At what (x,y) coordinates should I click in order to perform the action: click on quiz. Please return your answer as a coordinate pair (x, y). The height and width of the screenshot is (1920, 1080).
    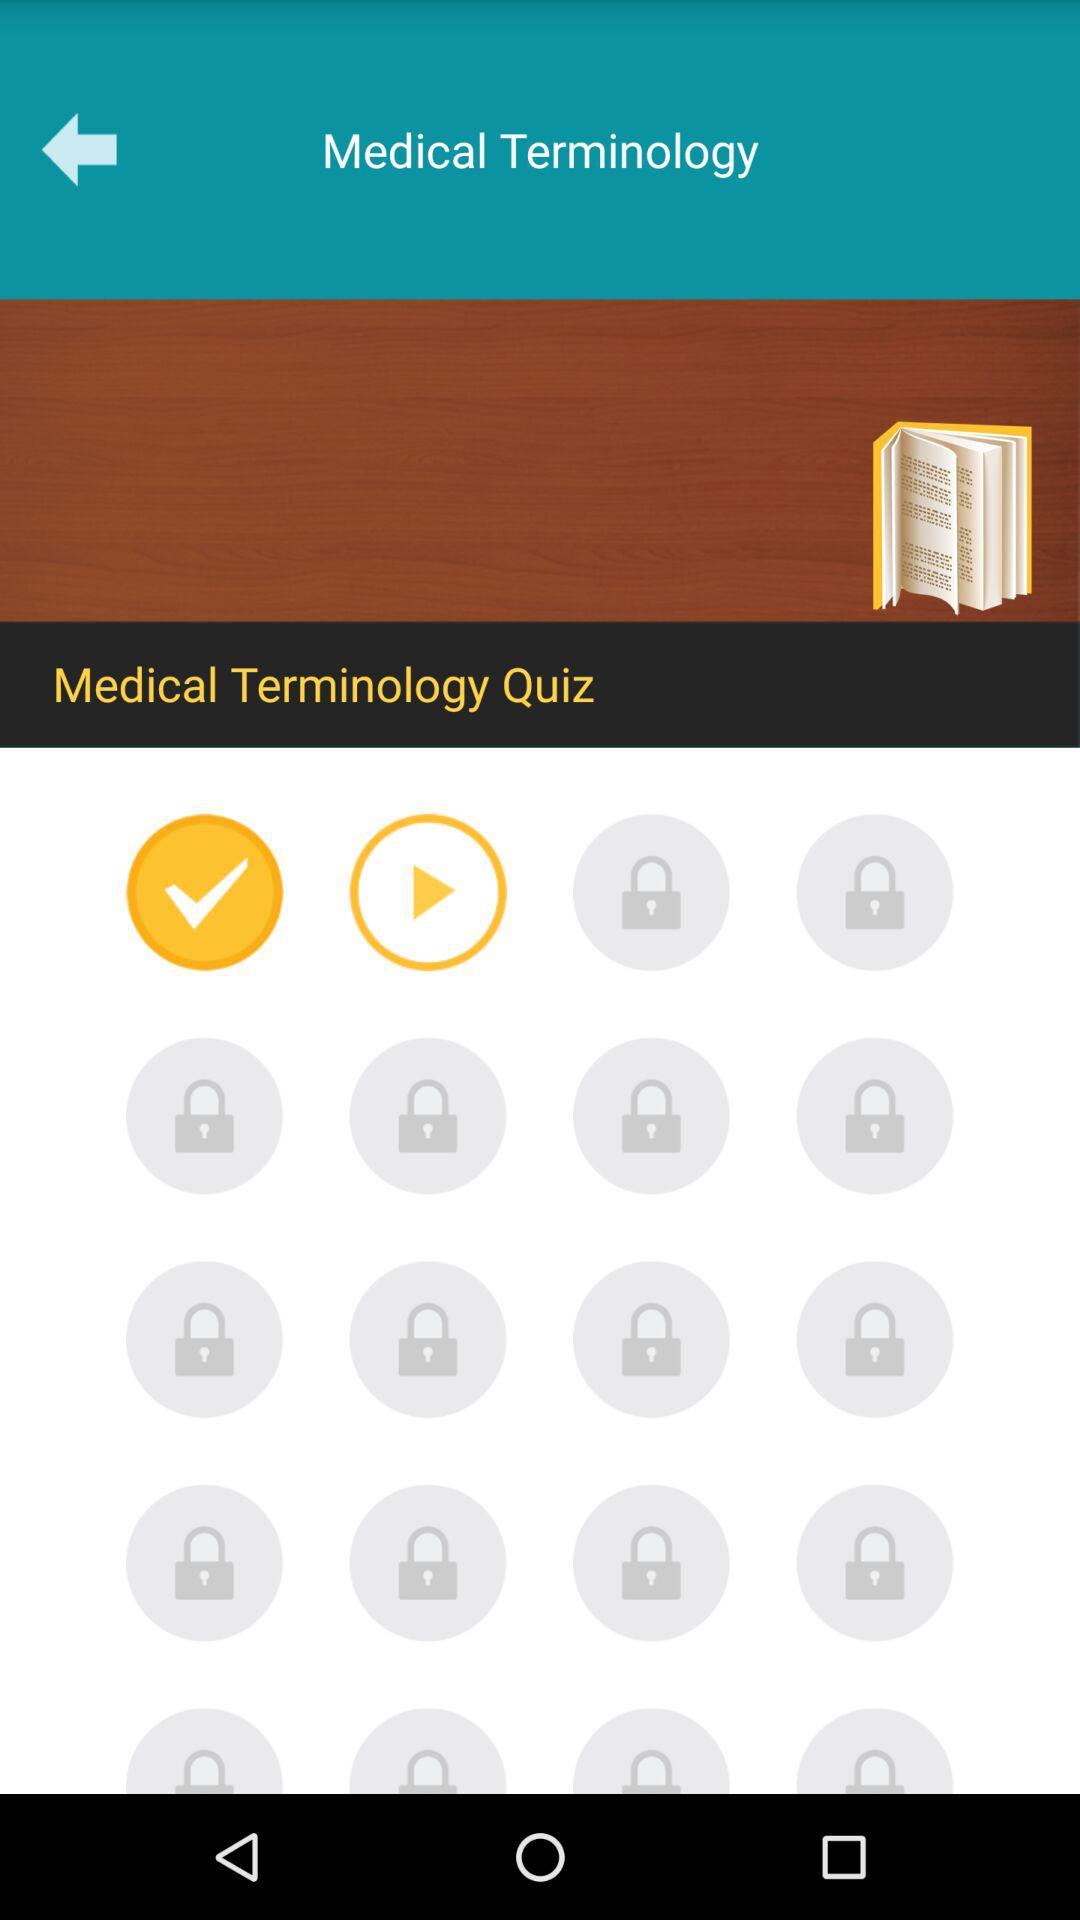
    Looking at the image, I should click on (651, 1339).